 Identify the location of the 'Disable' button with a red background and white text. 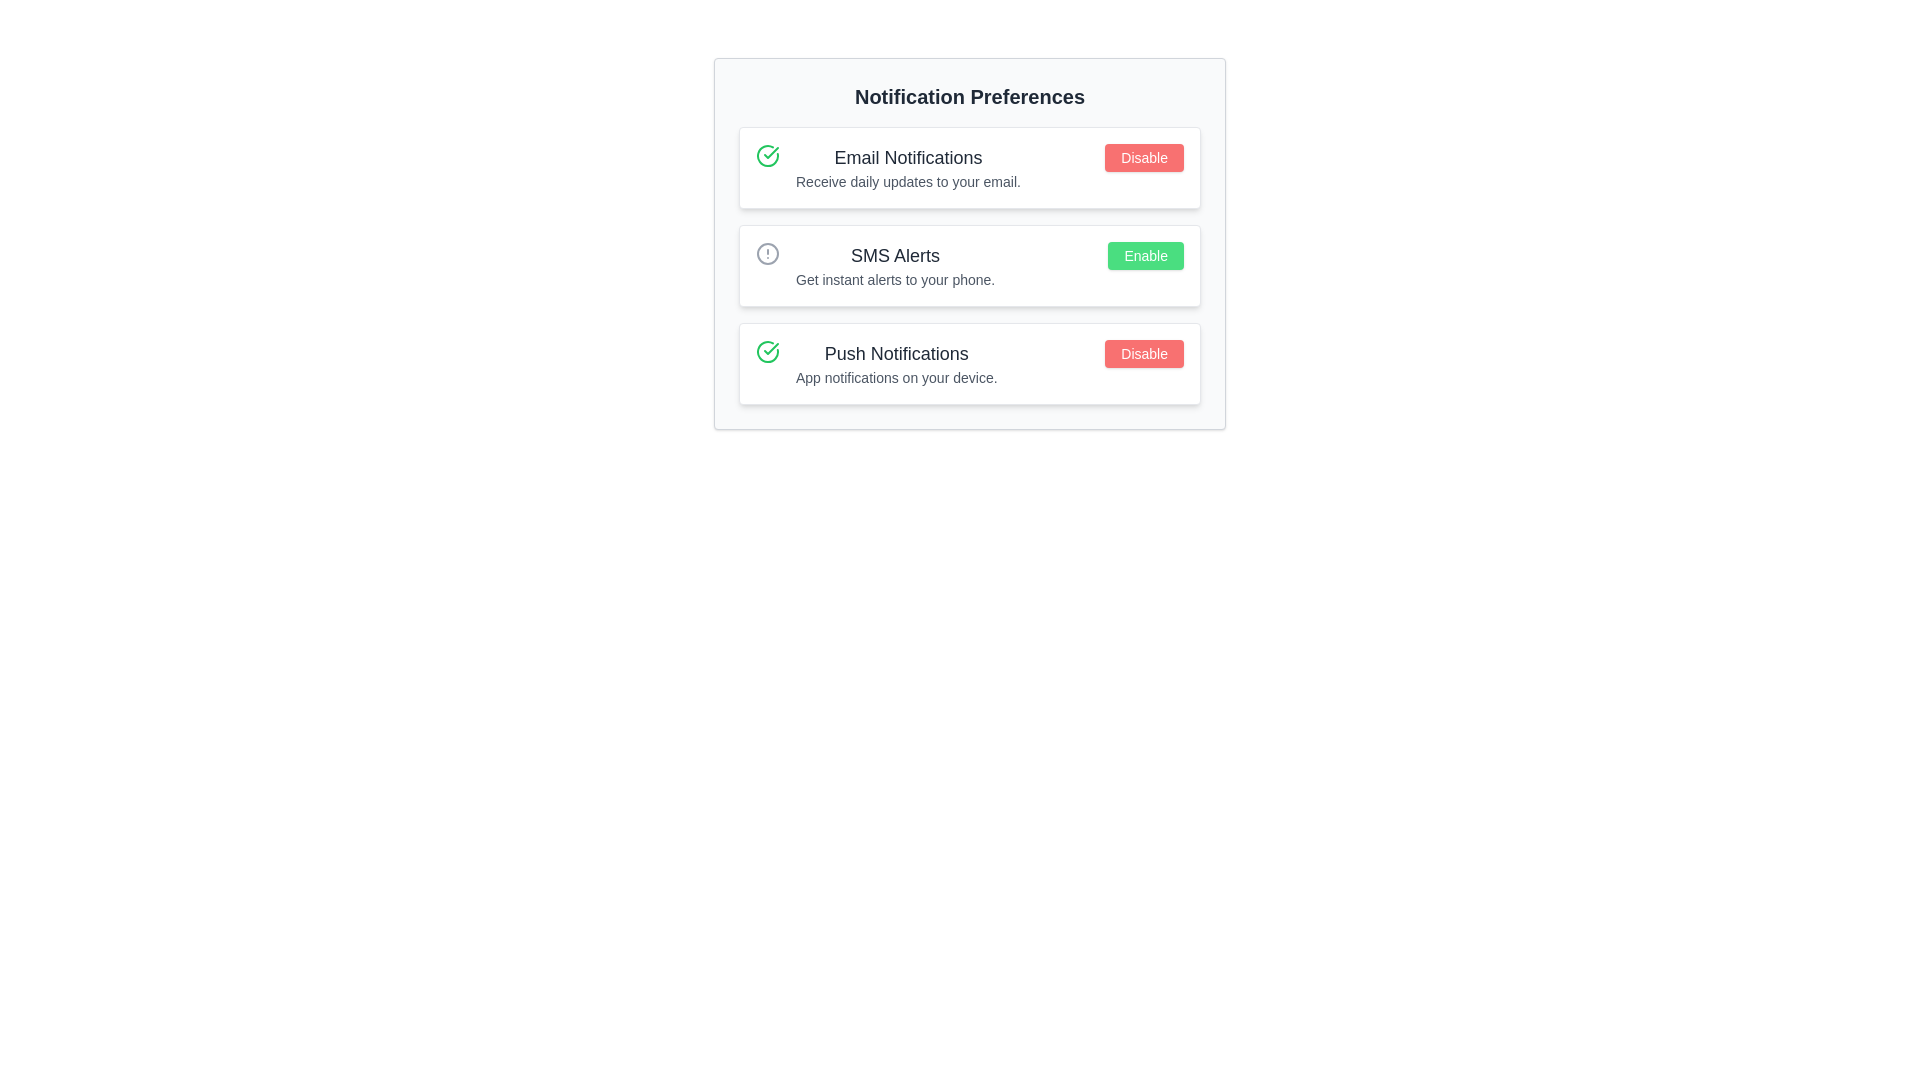
(1144, 157).